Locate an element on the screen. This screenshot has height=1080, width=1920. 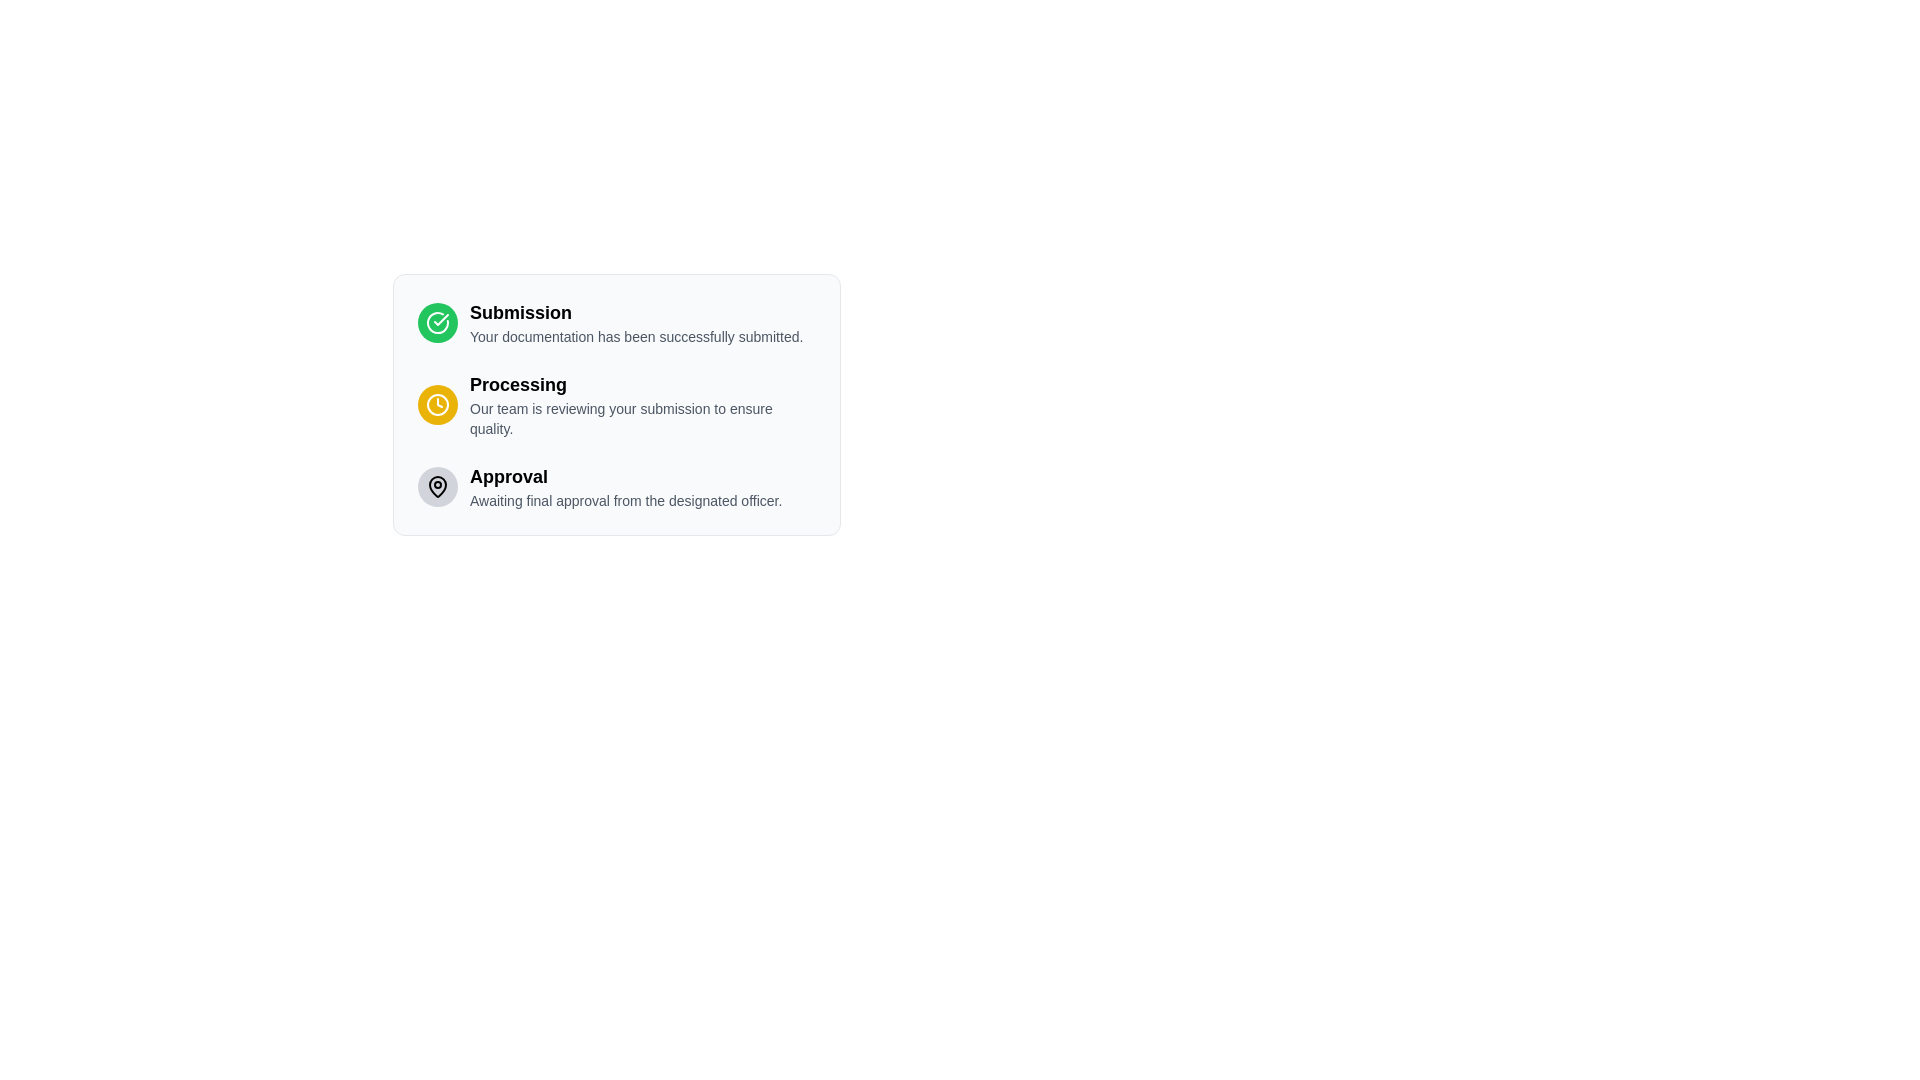
the static text label that displays additional information about the 'Processing' status, located below the bold title 'Processing' is located at coordinates (643, 418).